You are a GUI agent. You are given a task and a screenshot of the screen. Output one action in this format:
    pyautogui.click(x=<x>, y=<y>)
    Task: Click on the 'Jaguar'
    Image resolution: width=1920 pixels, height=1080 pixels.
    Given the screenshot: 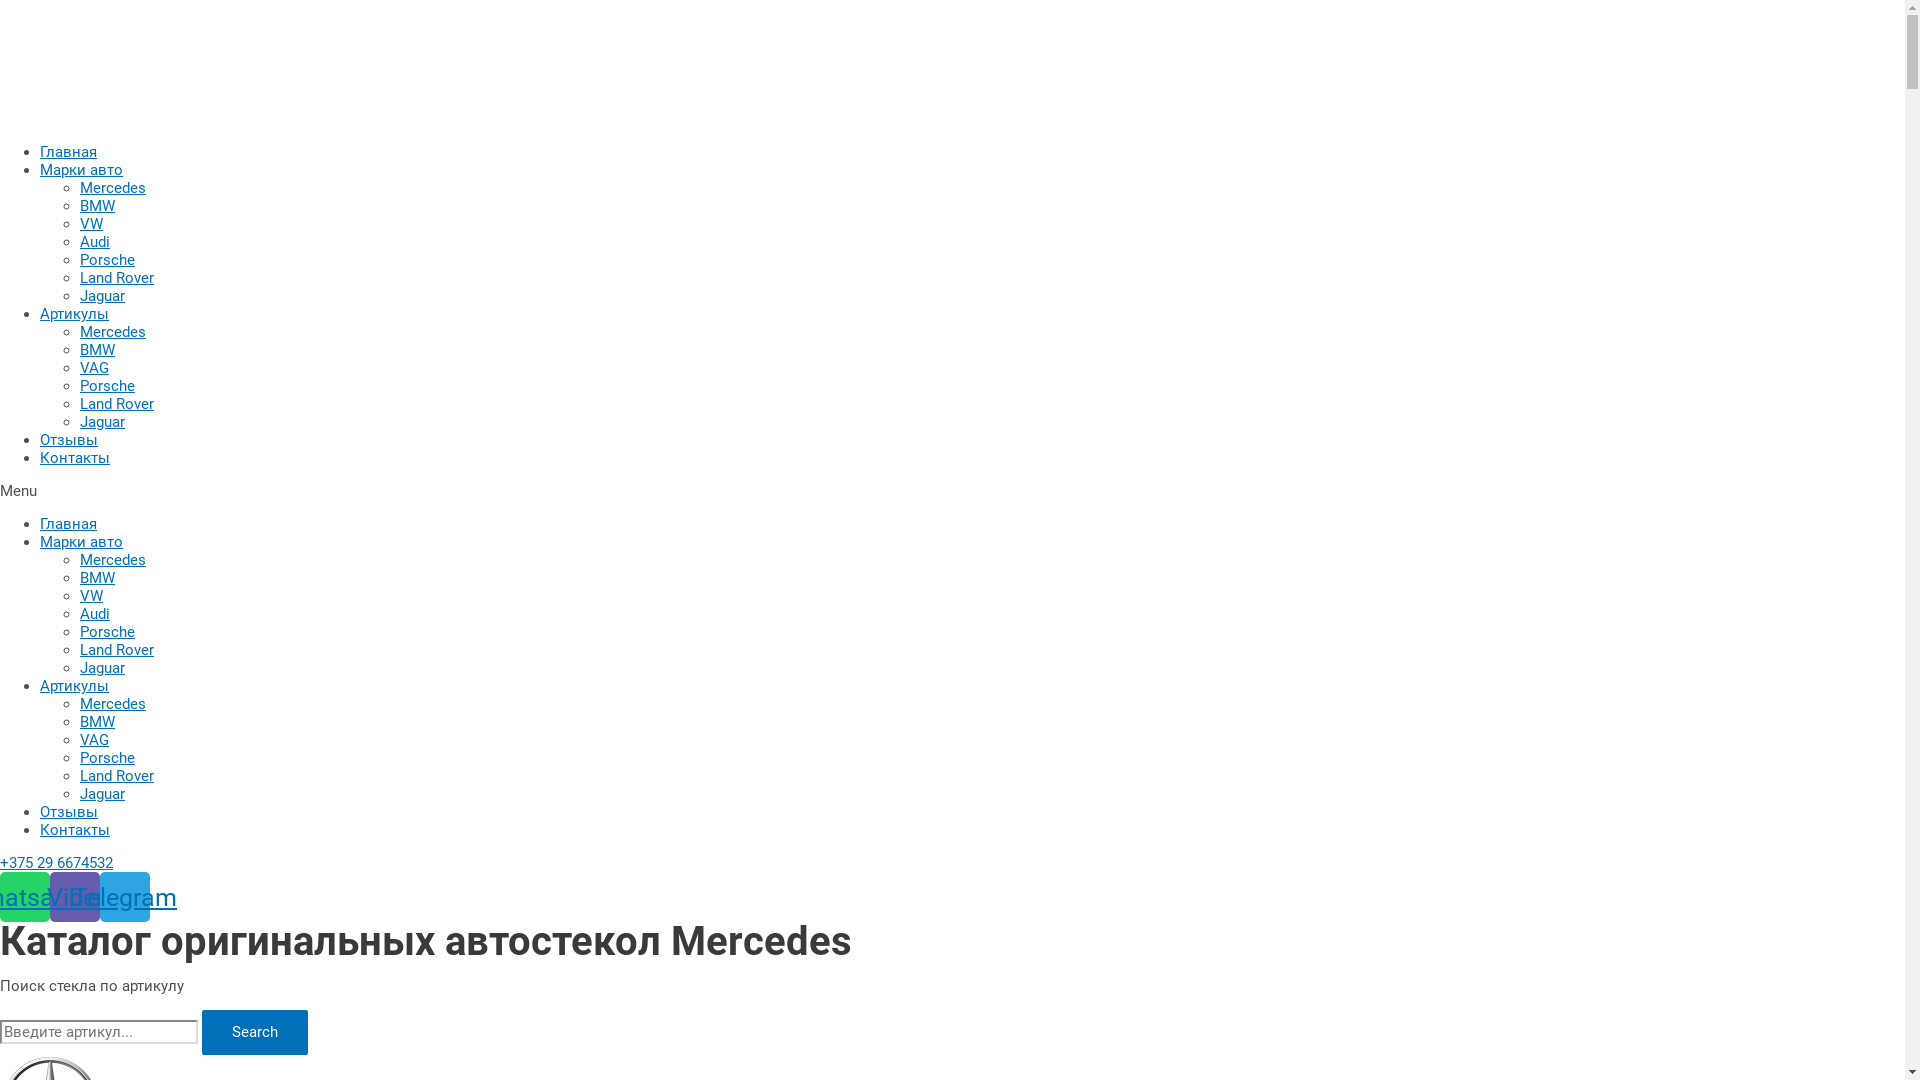 What is the action you would take?
    pyautogui.click(x=101, y=793)
    